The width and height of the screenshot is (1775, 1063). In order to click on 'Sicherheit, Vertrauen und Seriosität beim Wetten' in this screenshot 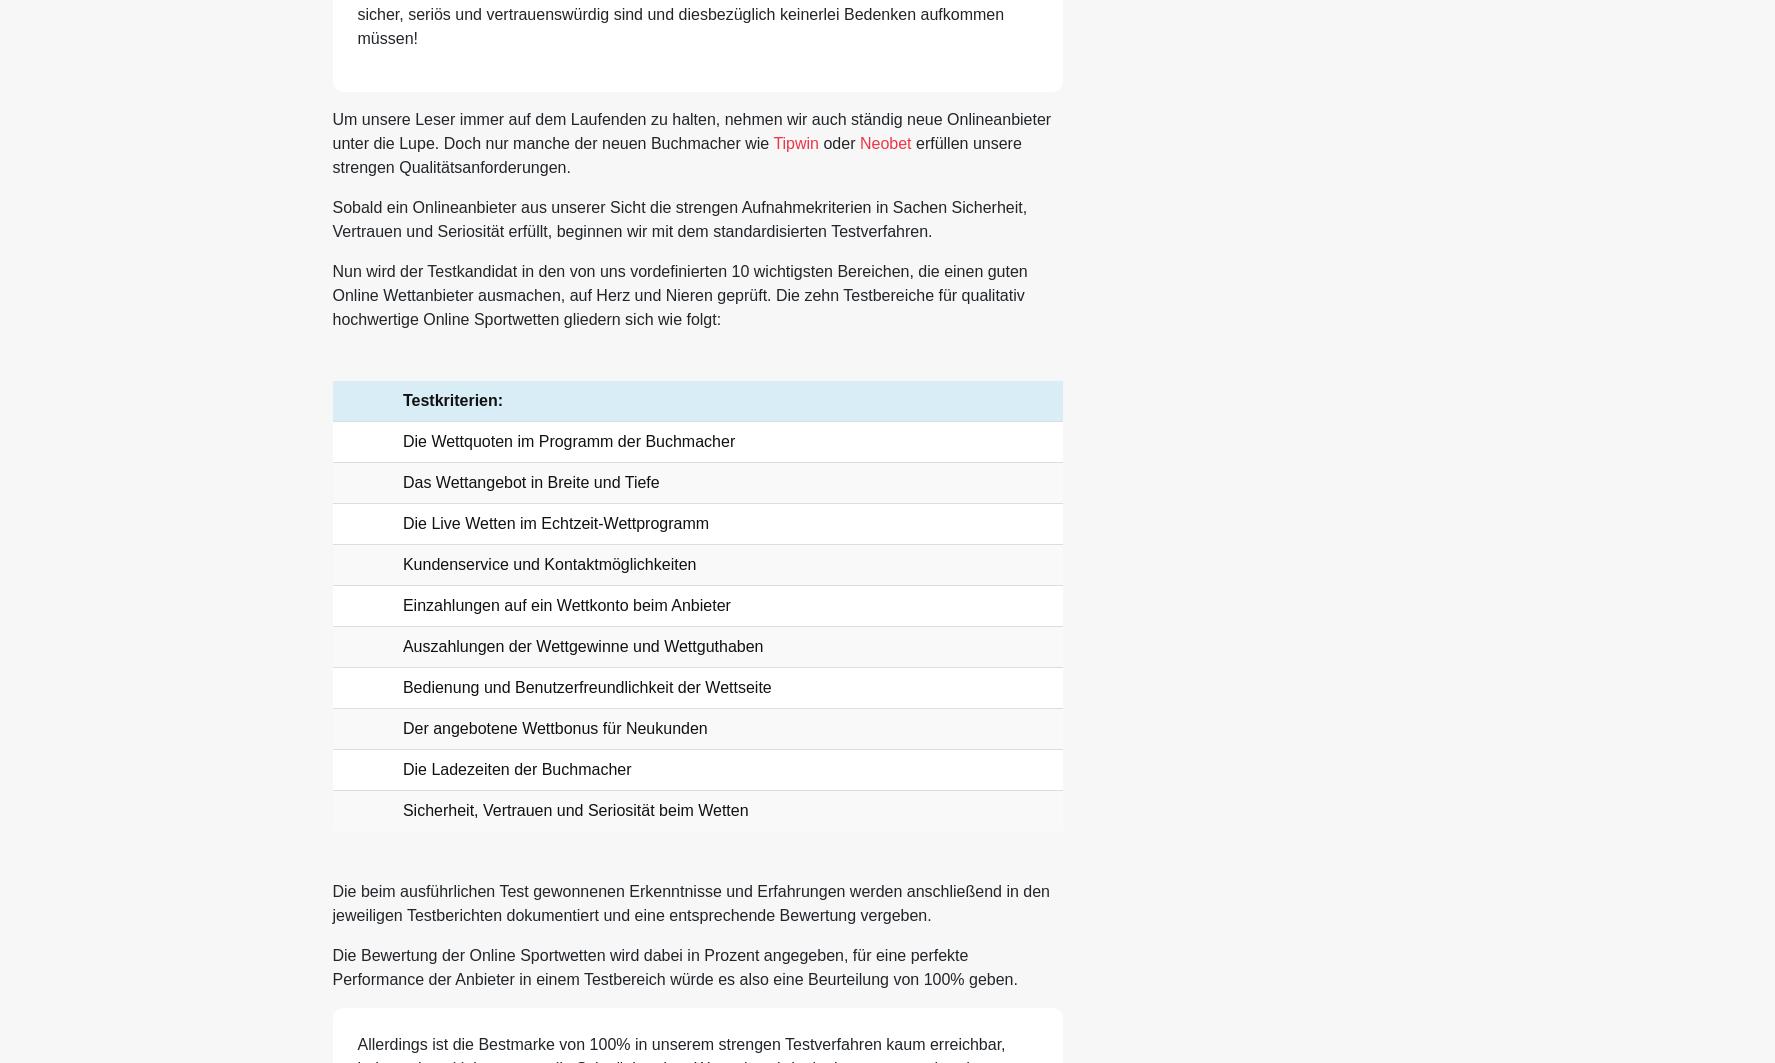, I will do `click(574, 809)`.